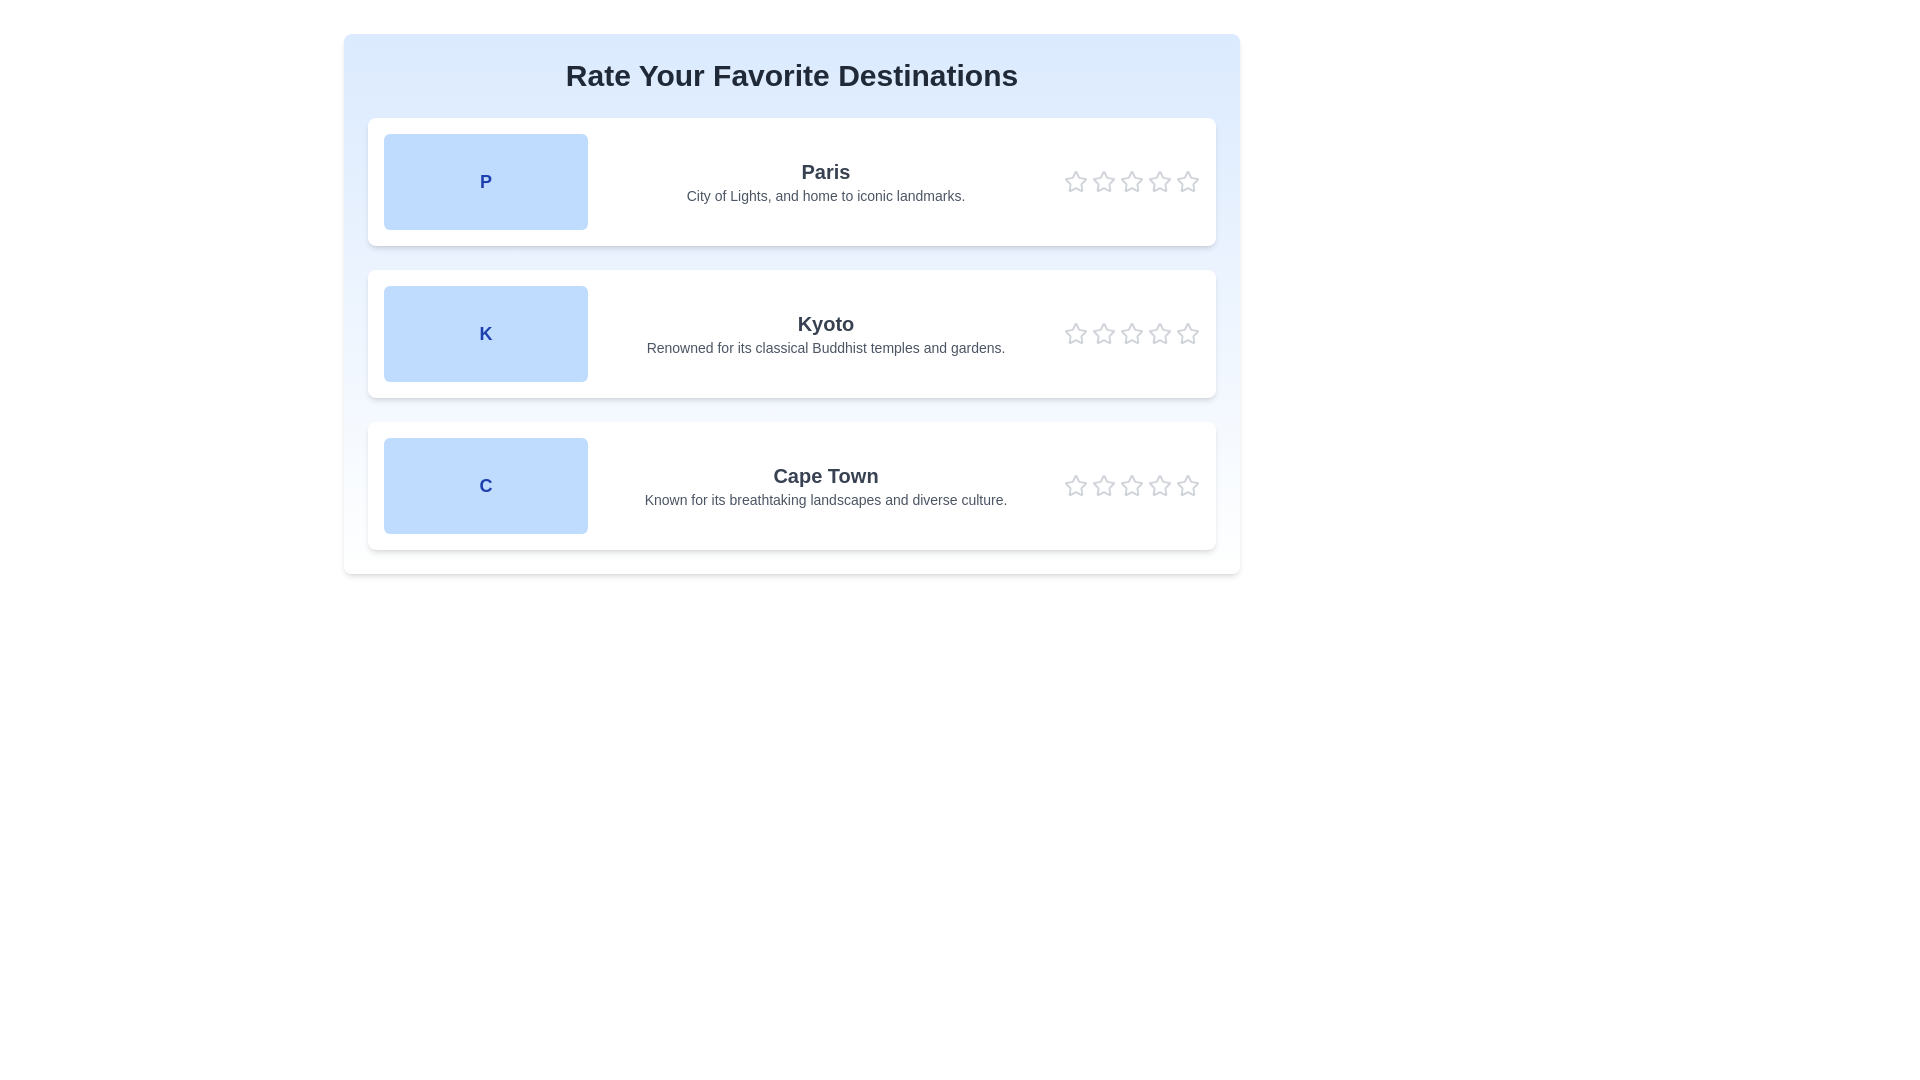 The image size is (1920, 1080). I want to click on the first star in the 5-star rating system for the 'Cape Town' section, so click(1074, 486).